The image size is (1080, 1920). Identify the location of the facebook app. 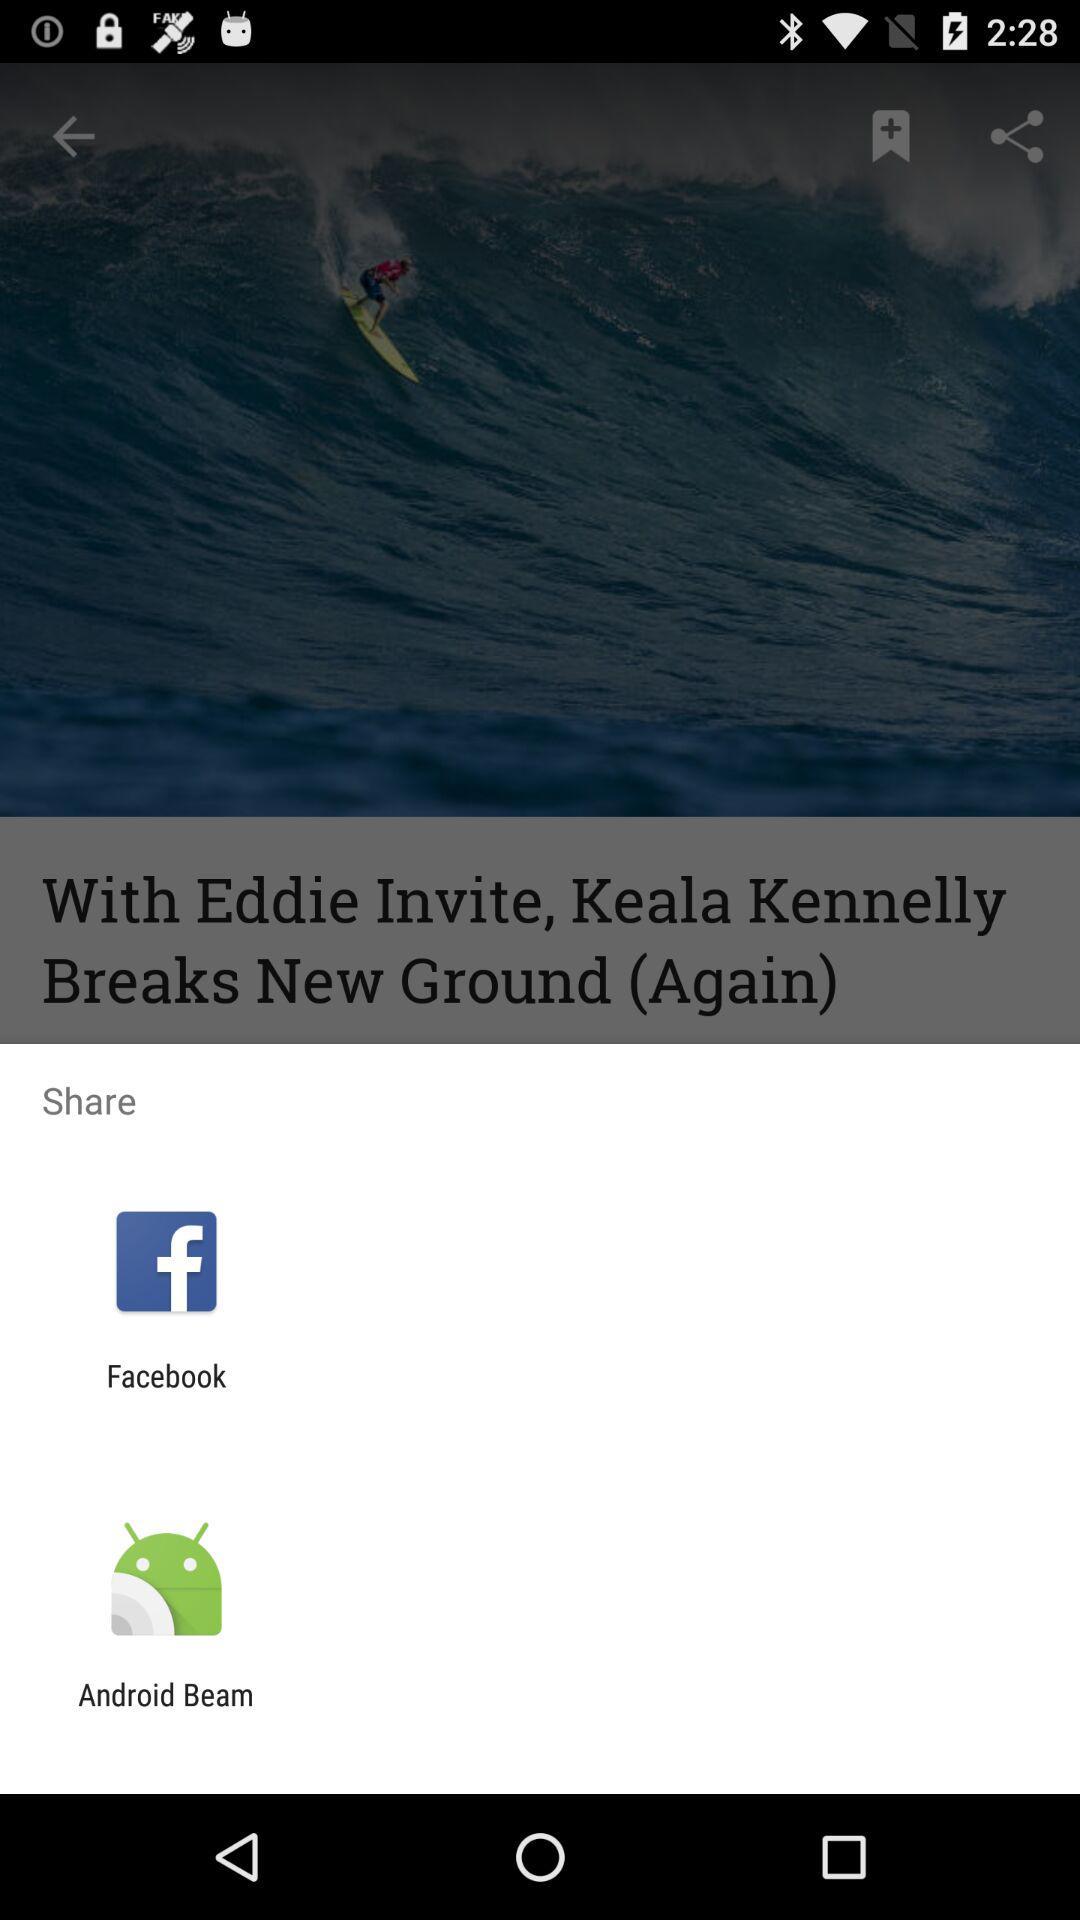
(165, 1392).